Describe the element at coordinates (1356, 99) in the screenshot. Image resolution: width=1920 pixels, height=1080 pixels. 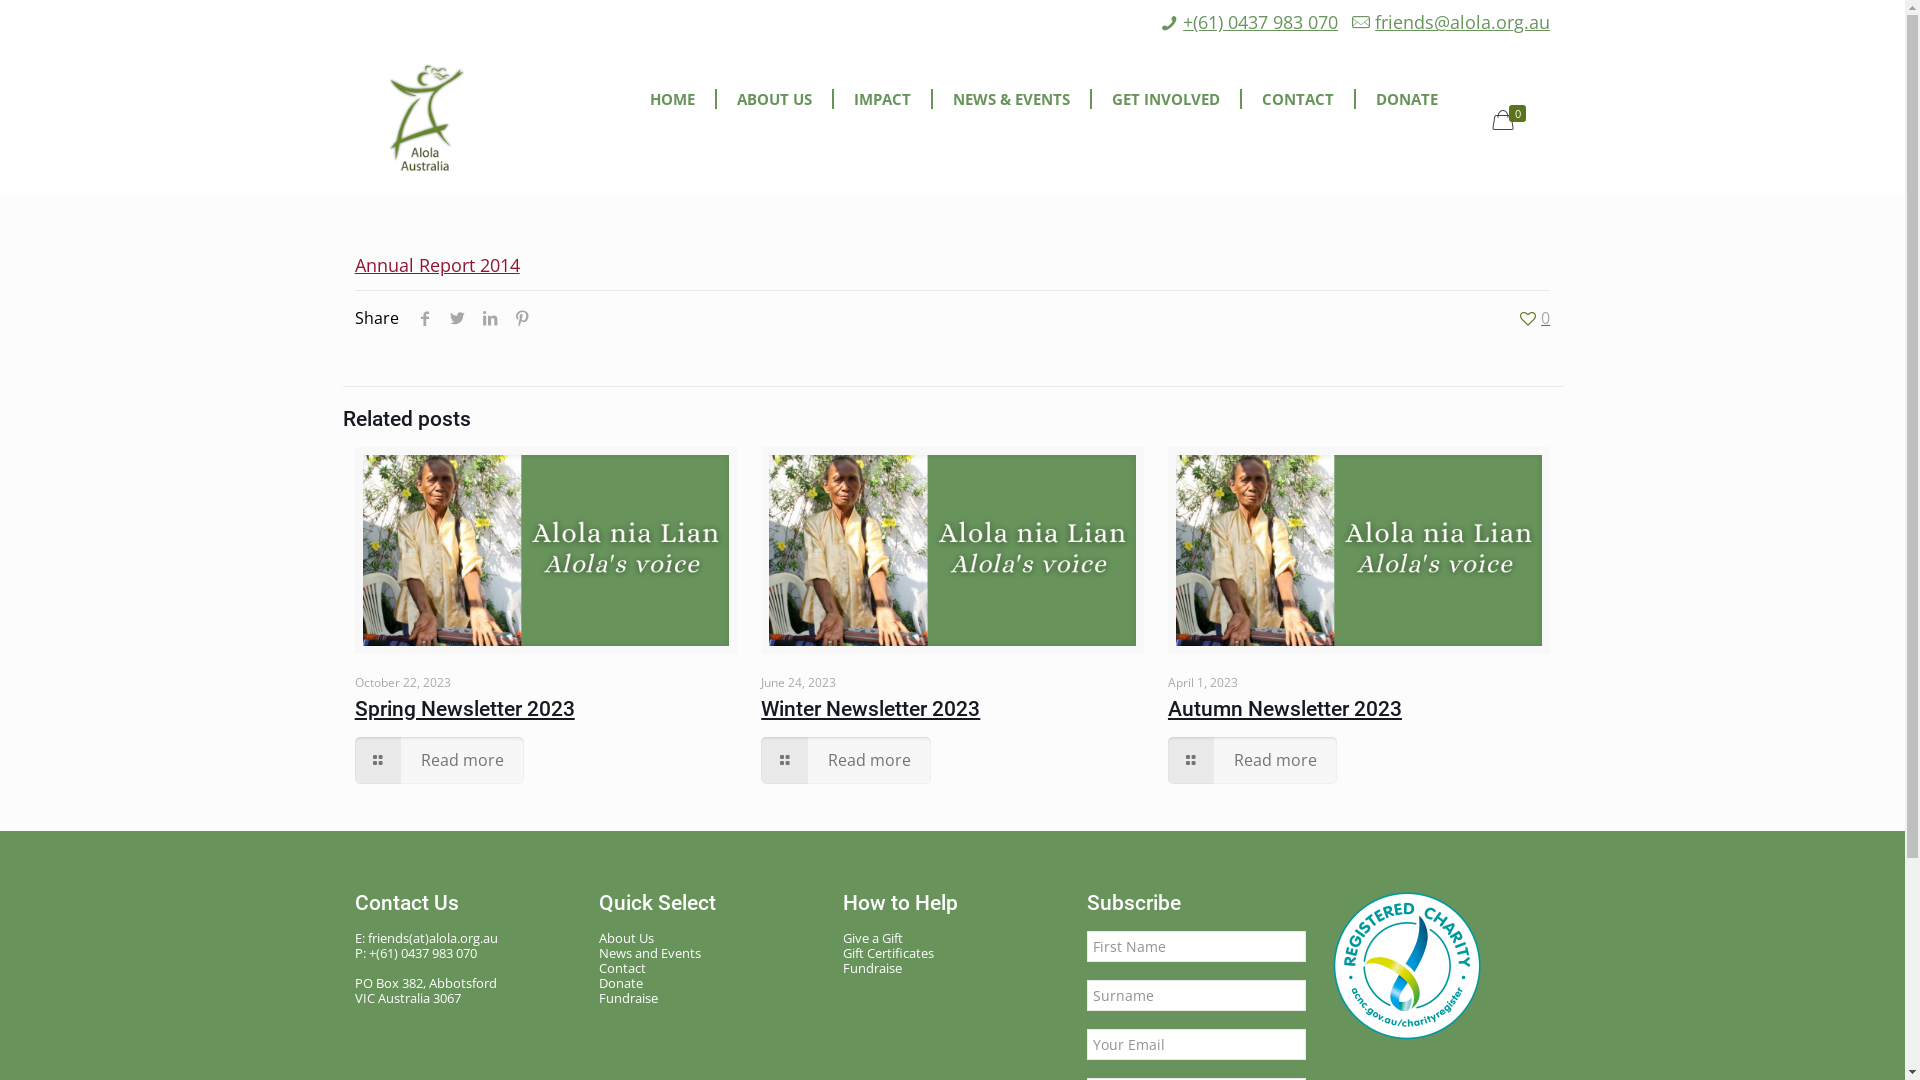
I see `'DONATE'` at that location.